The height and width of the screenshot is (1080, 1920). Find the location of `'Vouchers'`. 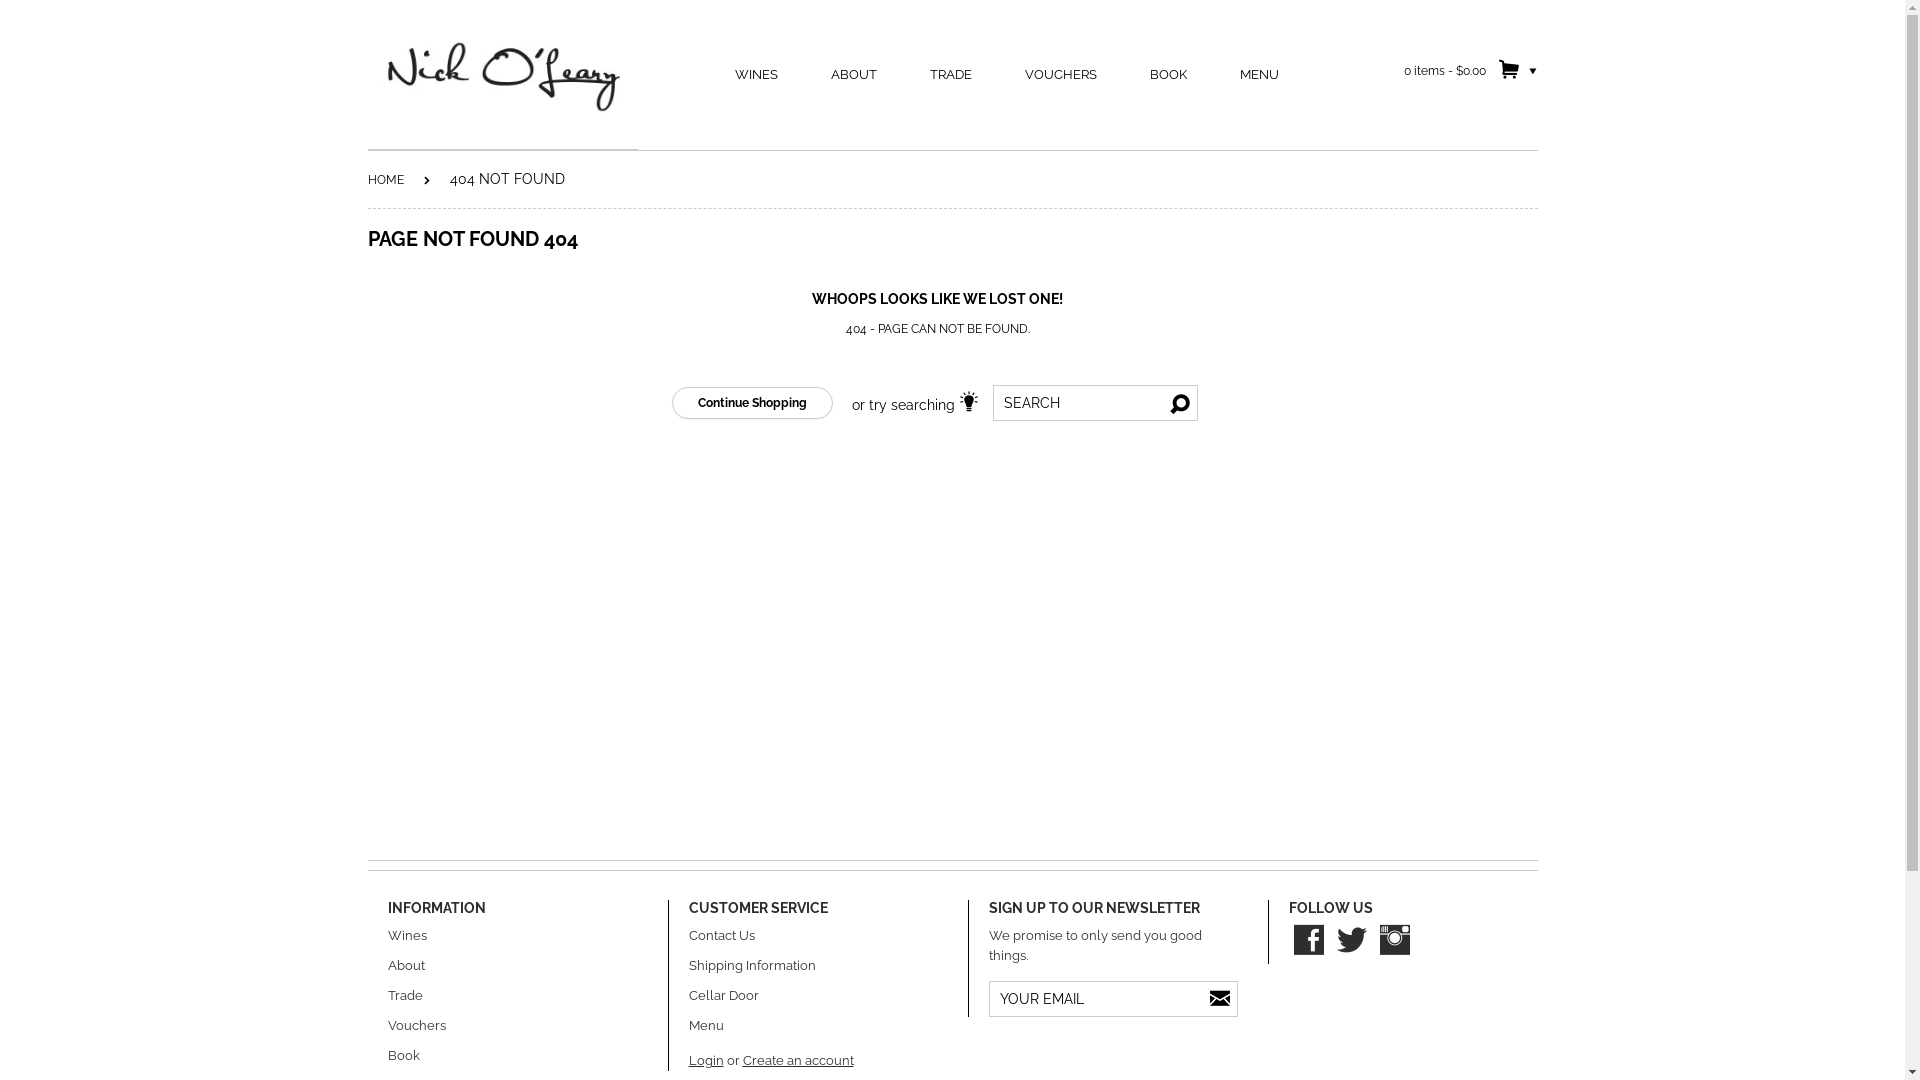

'Vouchers' is located at coordinates (416, 1025).